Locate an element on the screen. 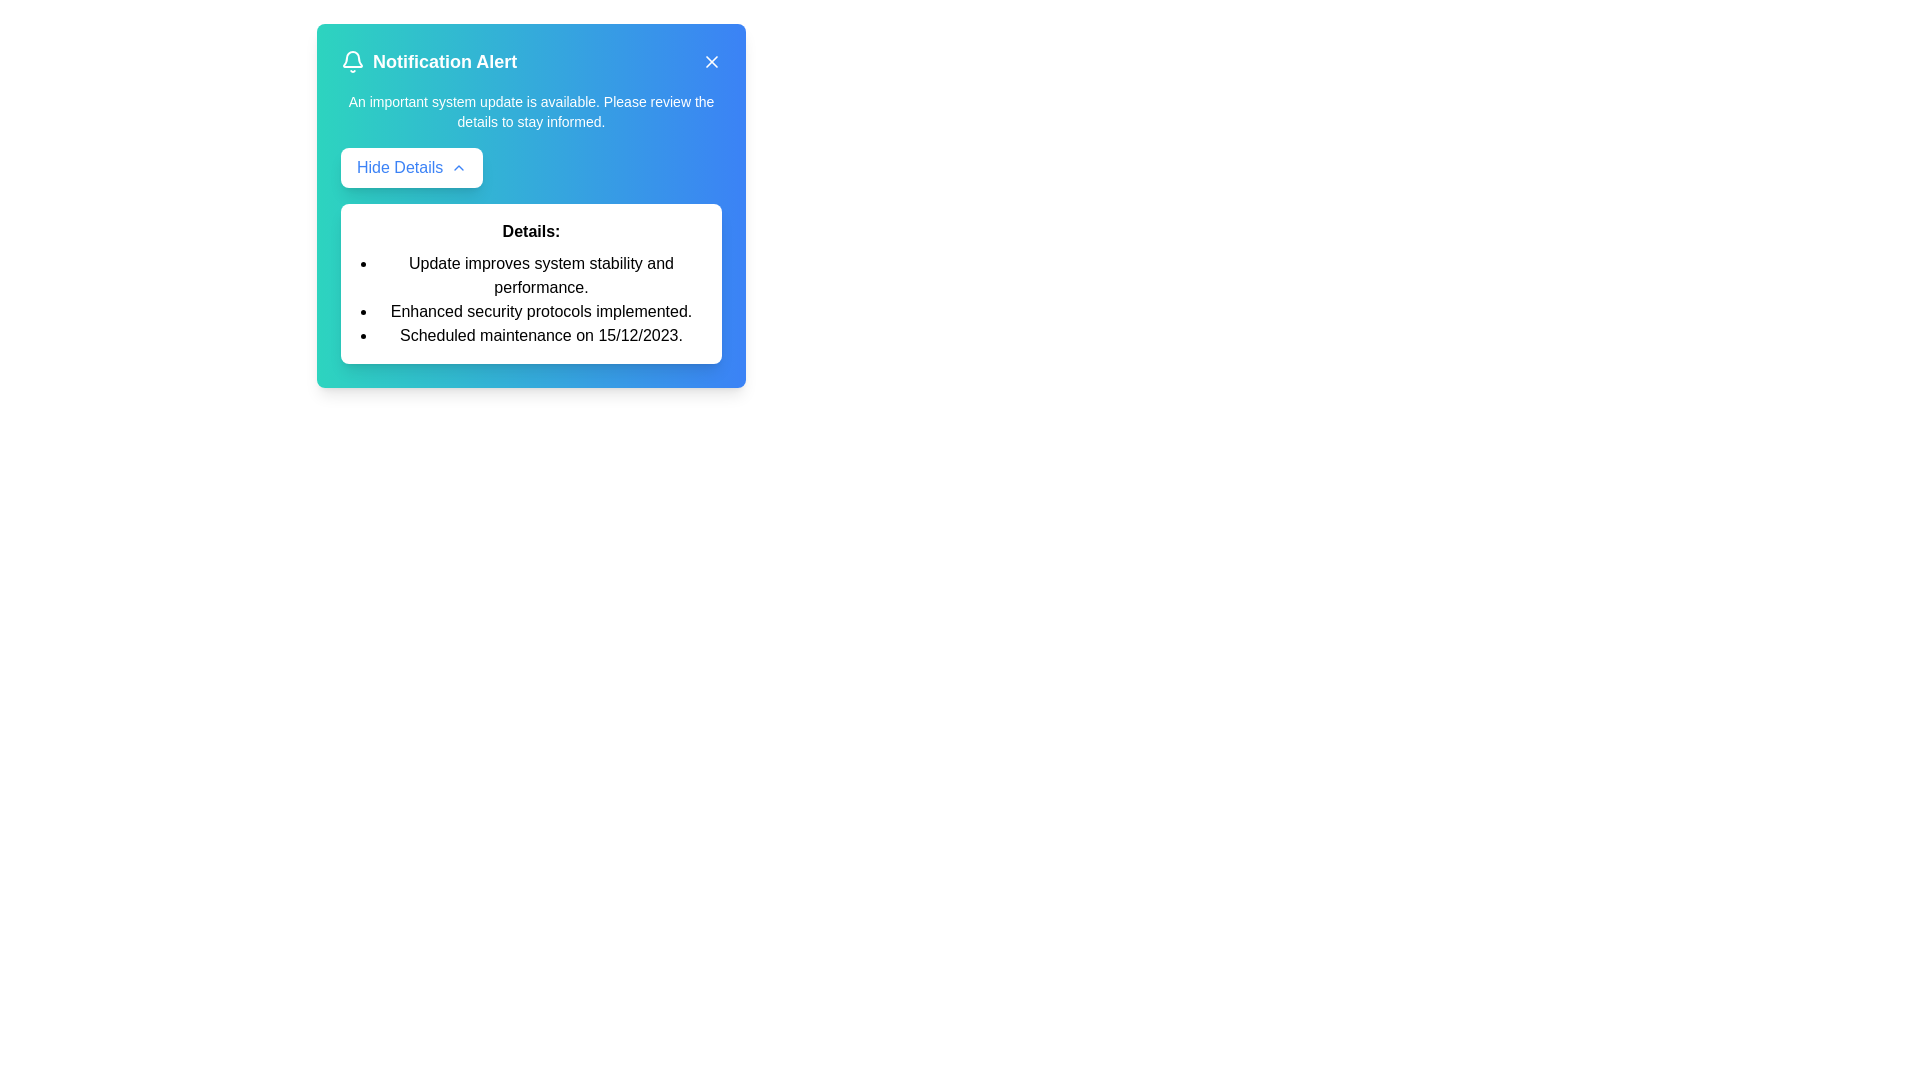 This screenshot has width=1920, height=1080. the close button to close the alert is located at coordinates (711, 60).